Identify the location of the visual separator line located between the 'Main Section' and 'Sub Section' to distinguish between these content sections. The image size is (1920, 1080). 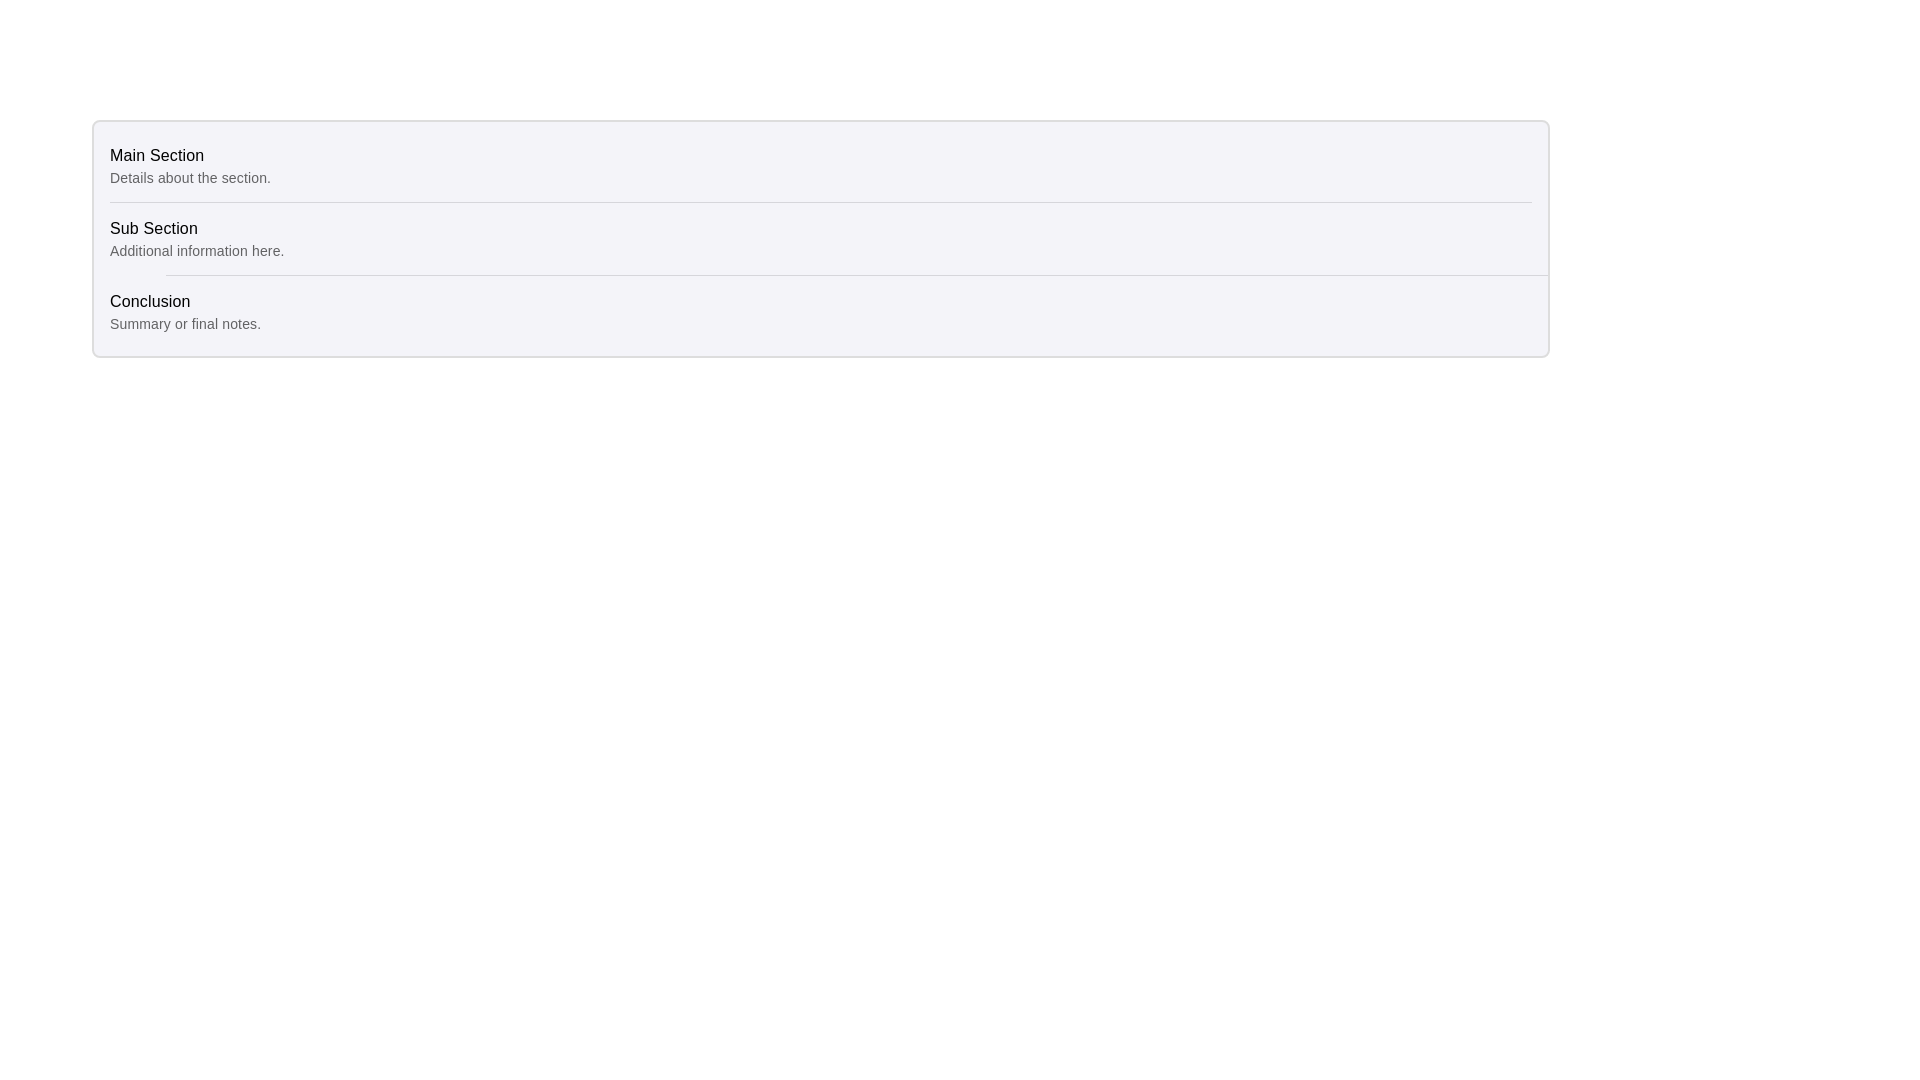
(820, 201).